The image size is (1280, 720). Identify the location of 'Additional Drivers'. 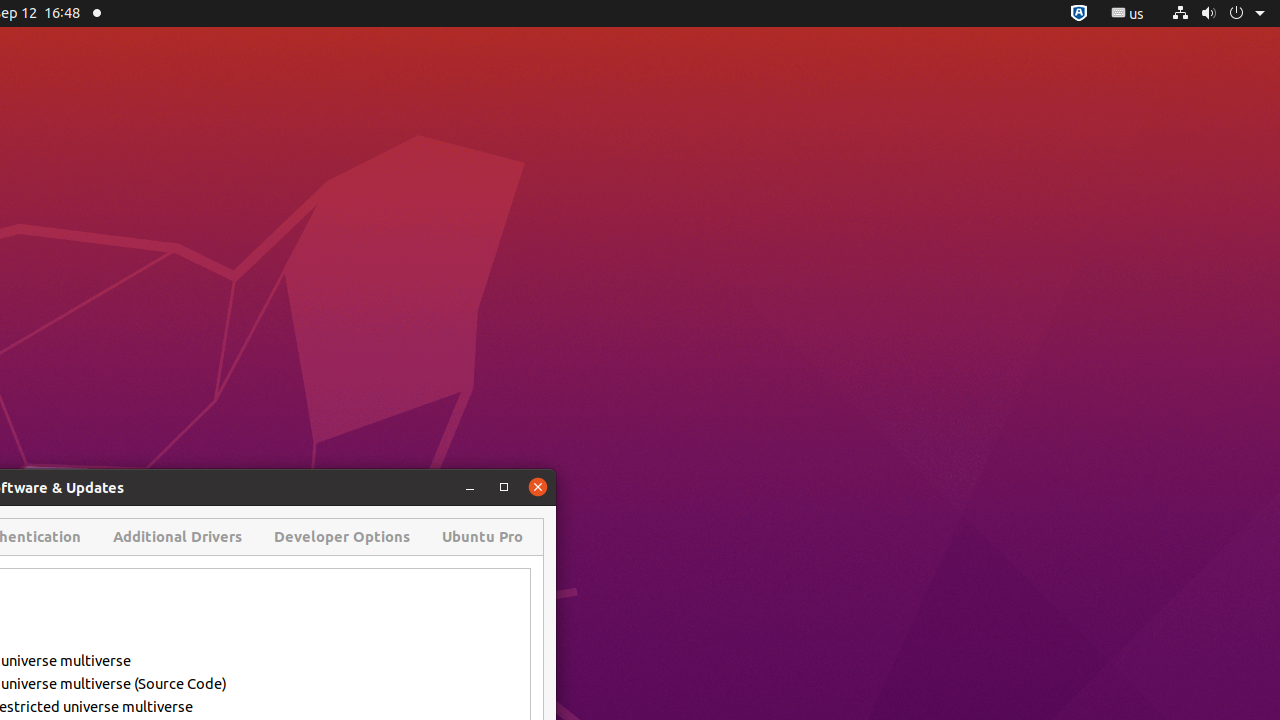
(177, 535).